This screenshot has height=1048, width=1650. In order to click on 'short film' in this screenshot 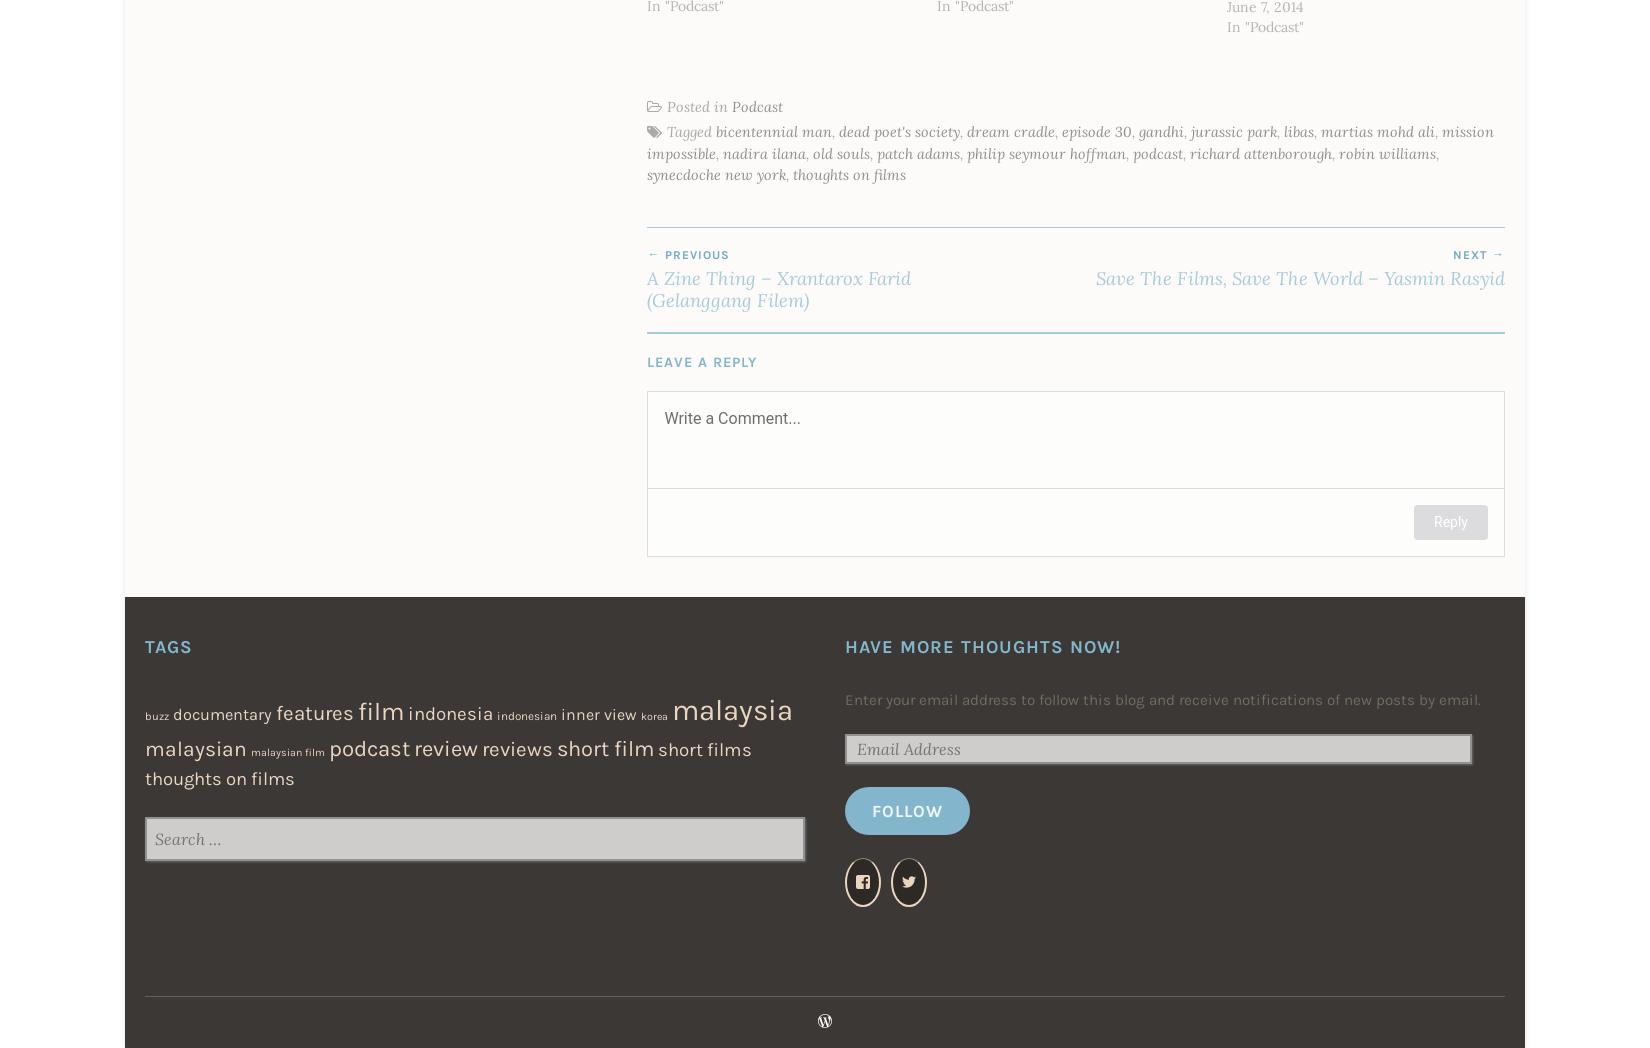, I will do `click(556, 747)`.